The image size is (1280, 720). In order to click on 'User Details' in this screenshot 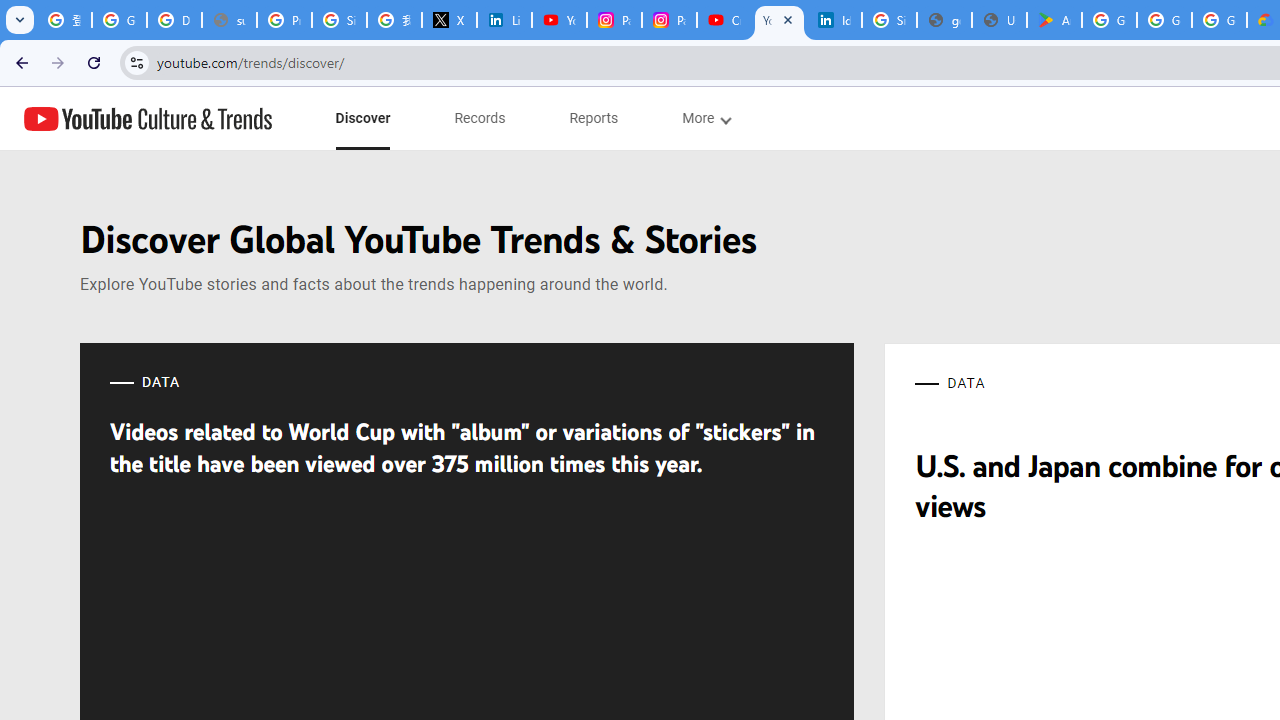, I will do `click(999, 20)`.